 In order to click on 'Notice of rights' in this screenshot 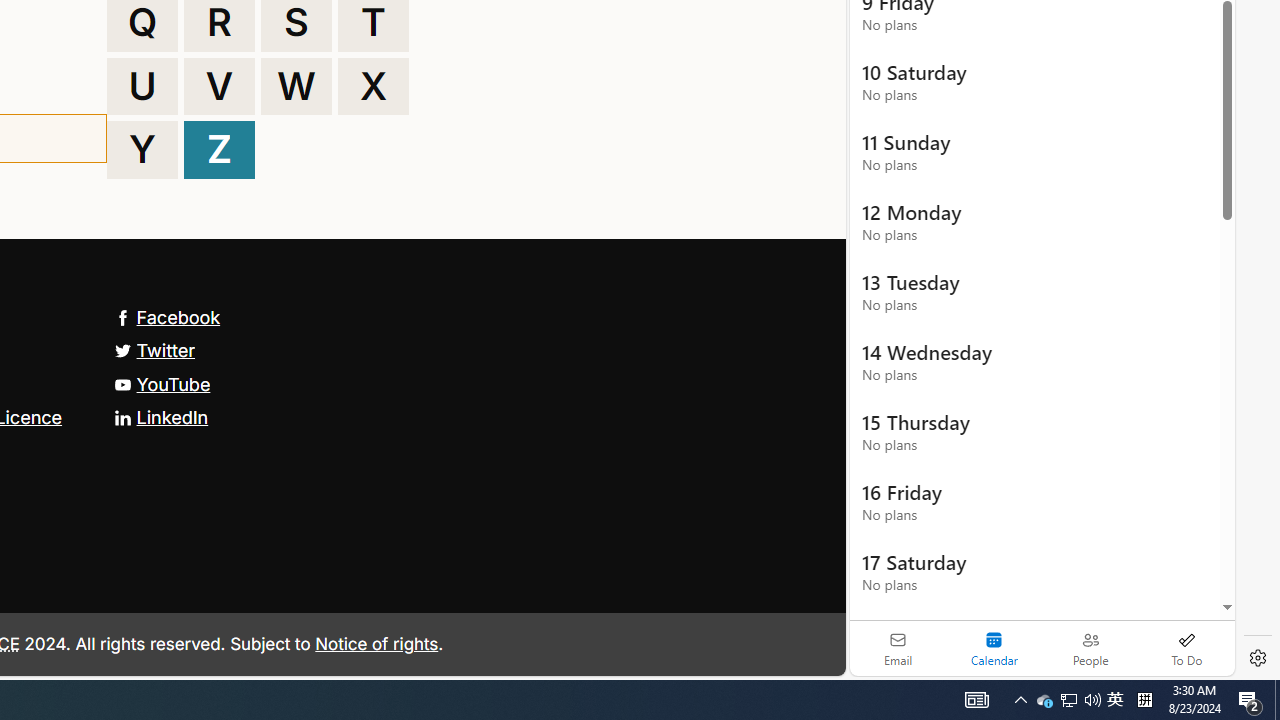, I will do `click(376, 643)`.